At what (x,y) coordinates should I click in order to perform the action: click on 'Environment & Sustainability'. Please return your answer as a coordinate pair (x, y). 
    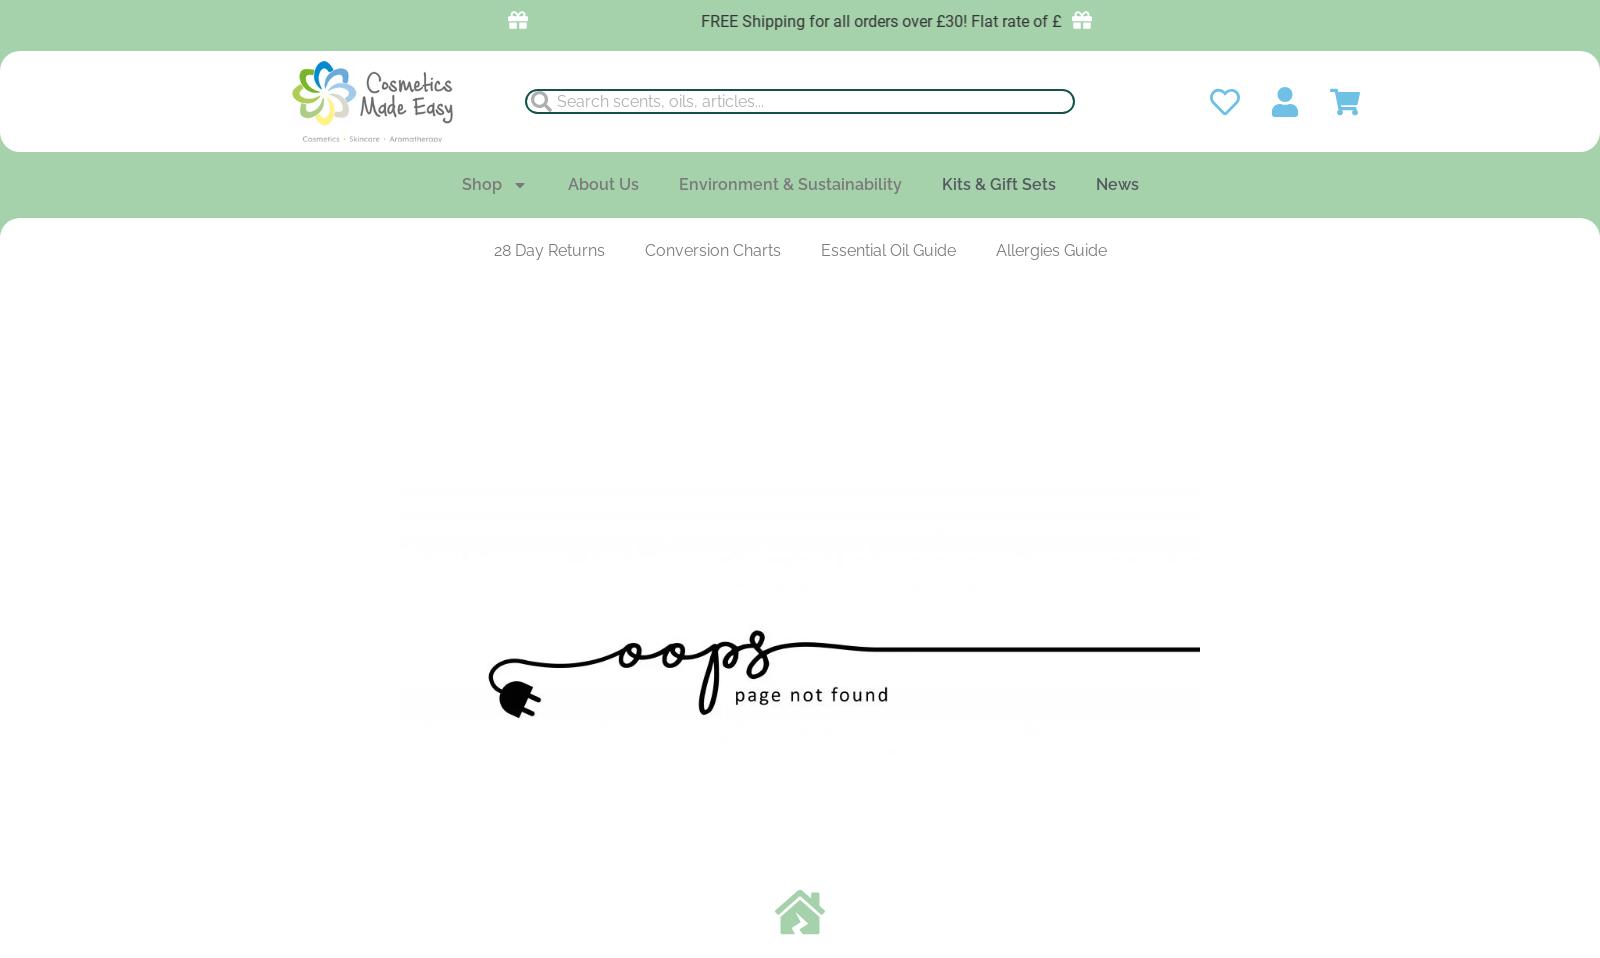
    Looking at the image, I should click on (789, 183).